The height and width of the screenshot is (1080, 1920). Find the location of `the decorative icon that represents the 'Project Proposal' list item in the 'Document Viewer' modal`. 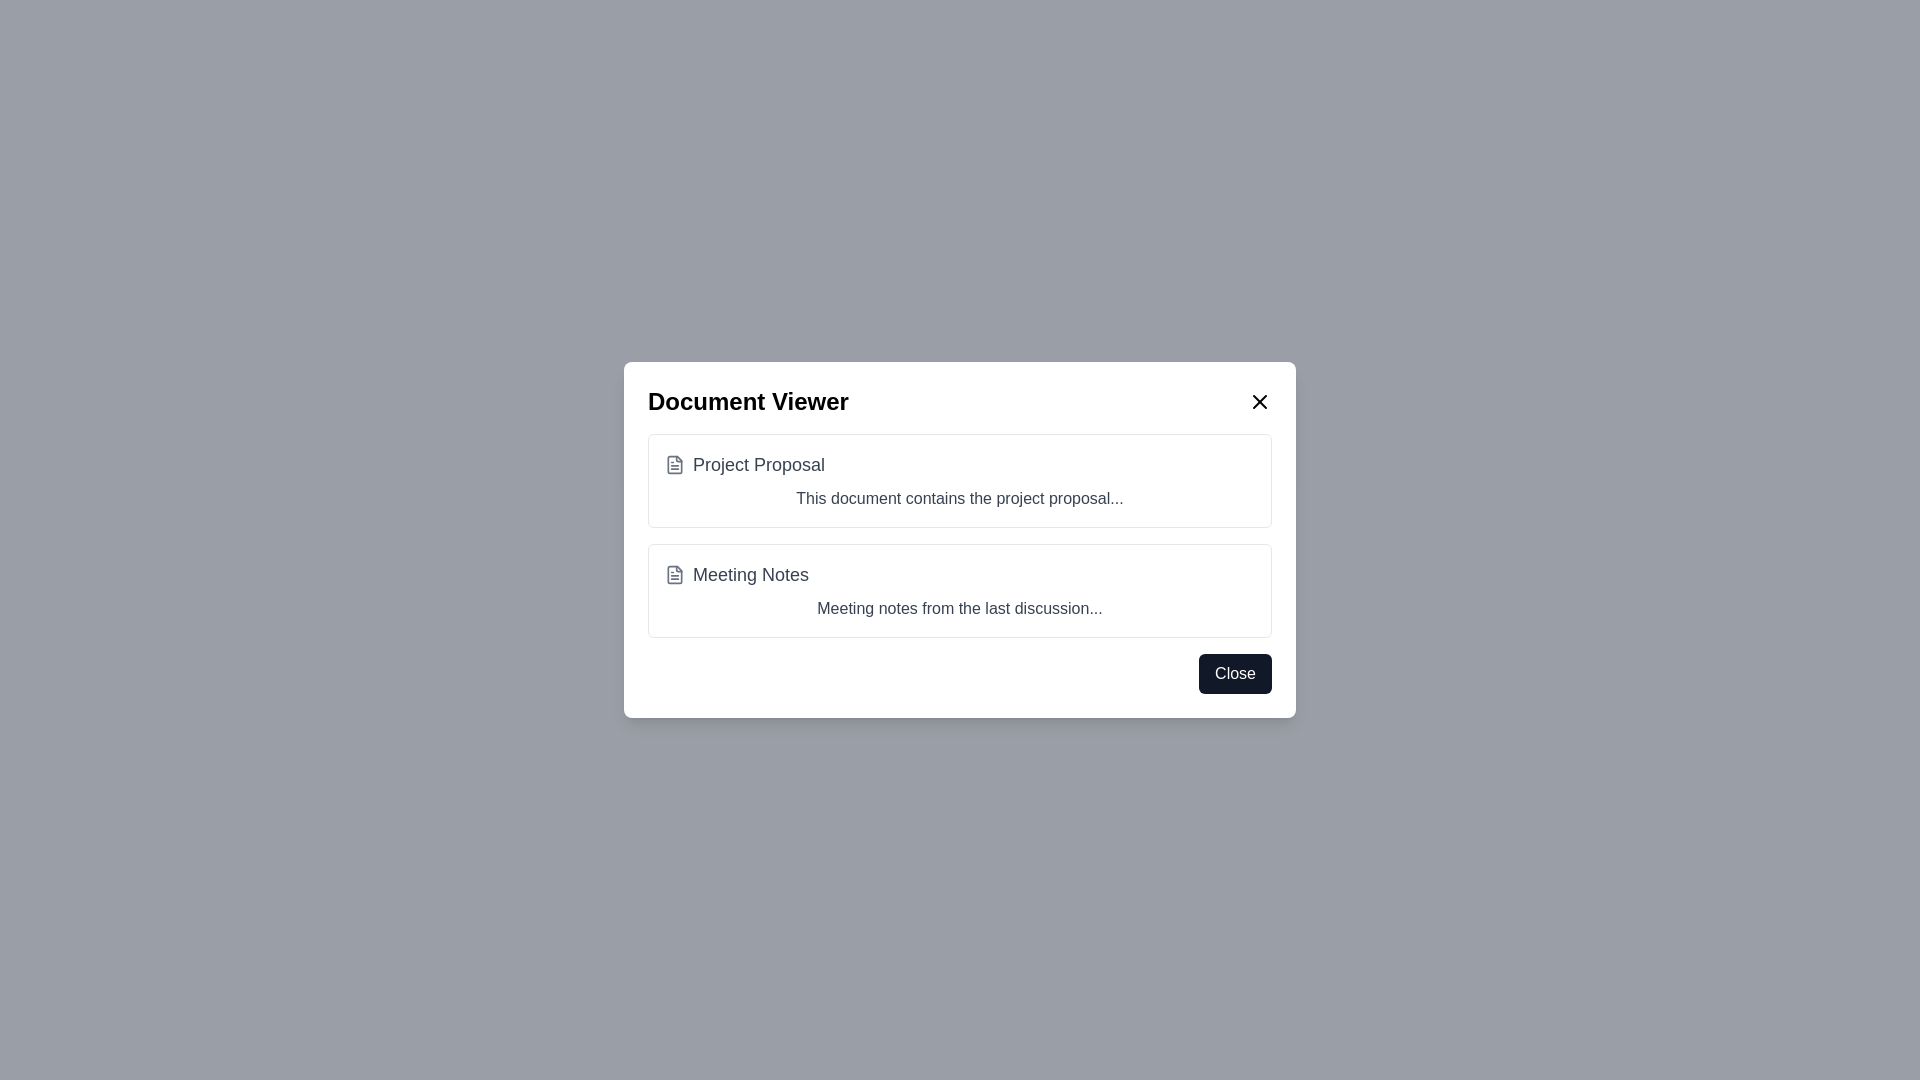

the decorative icon that represents the 'Project Proposal' list item in the 'Document Viewer' modal is located at coordinates (675, 465).